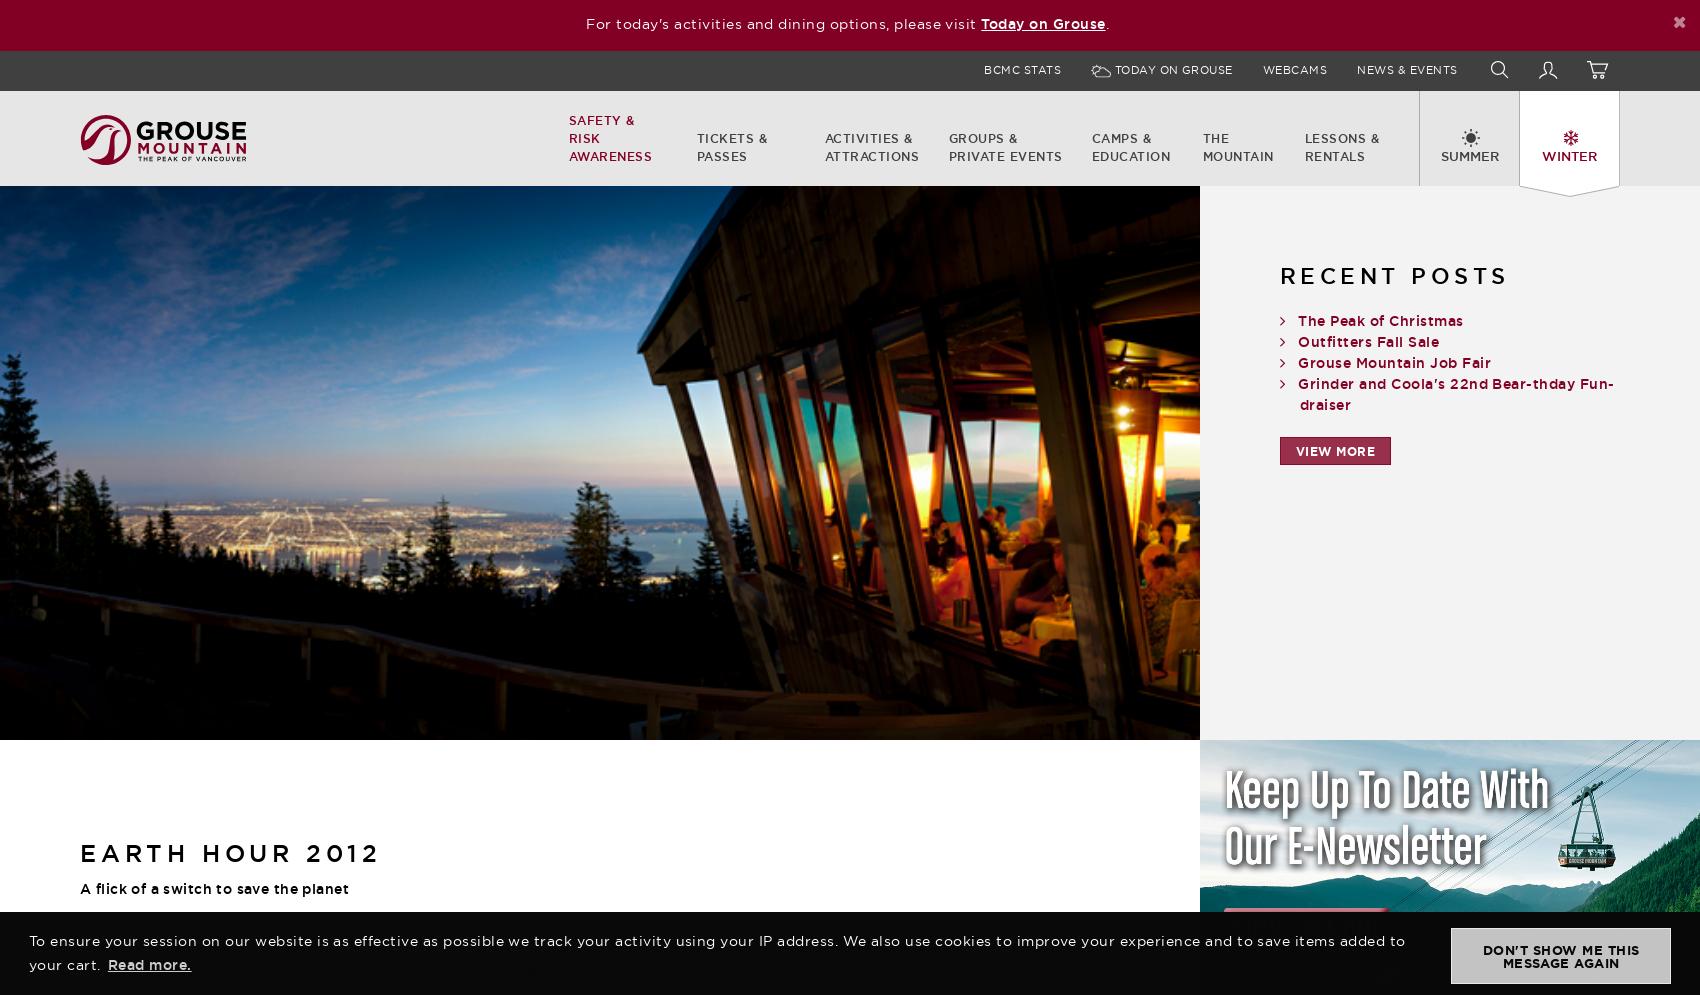  I want to click on 'Camps & Education', so click(1131, 146).